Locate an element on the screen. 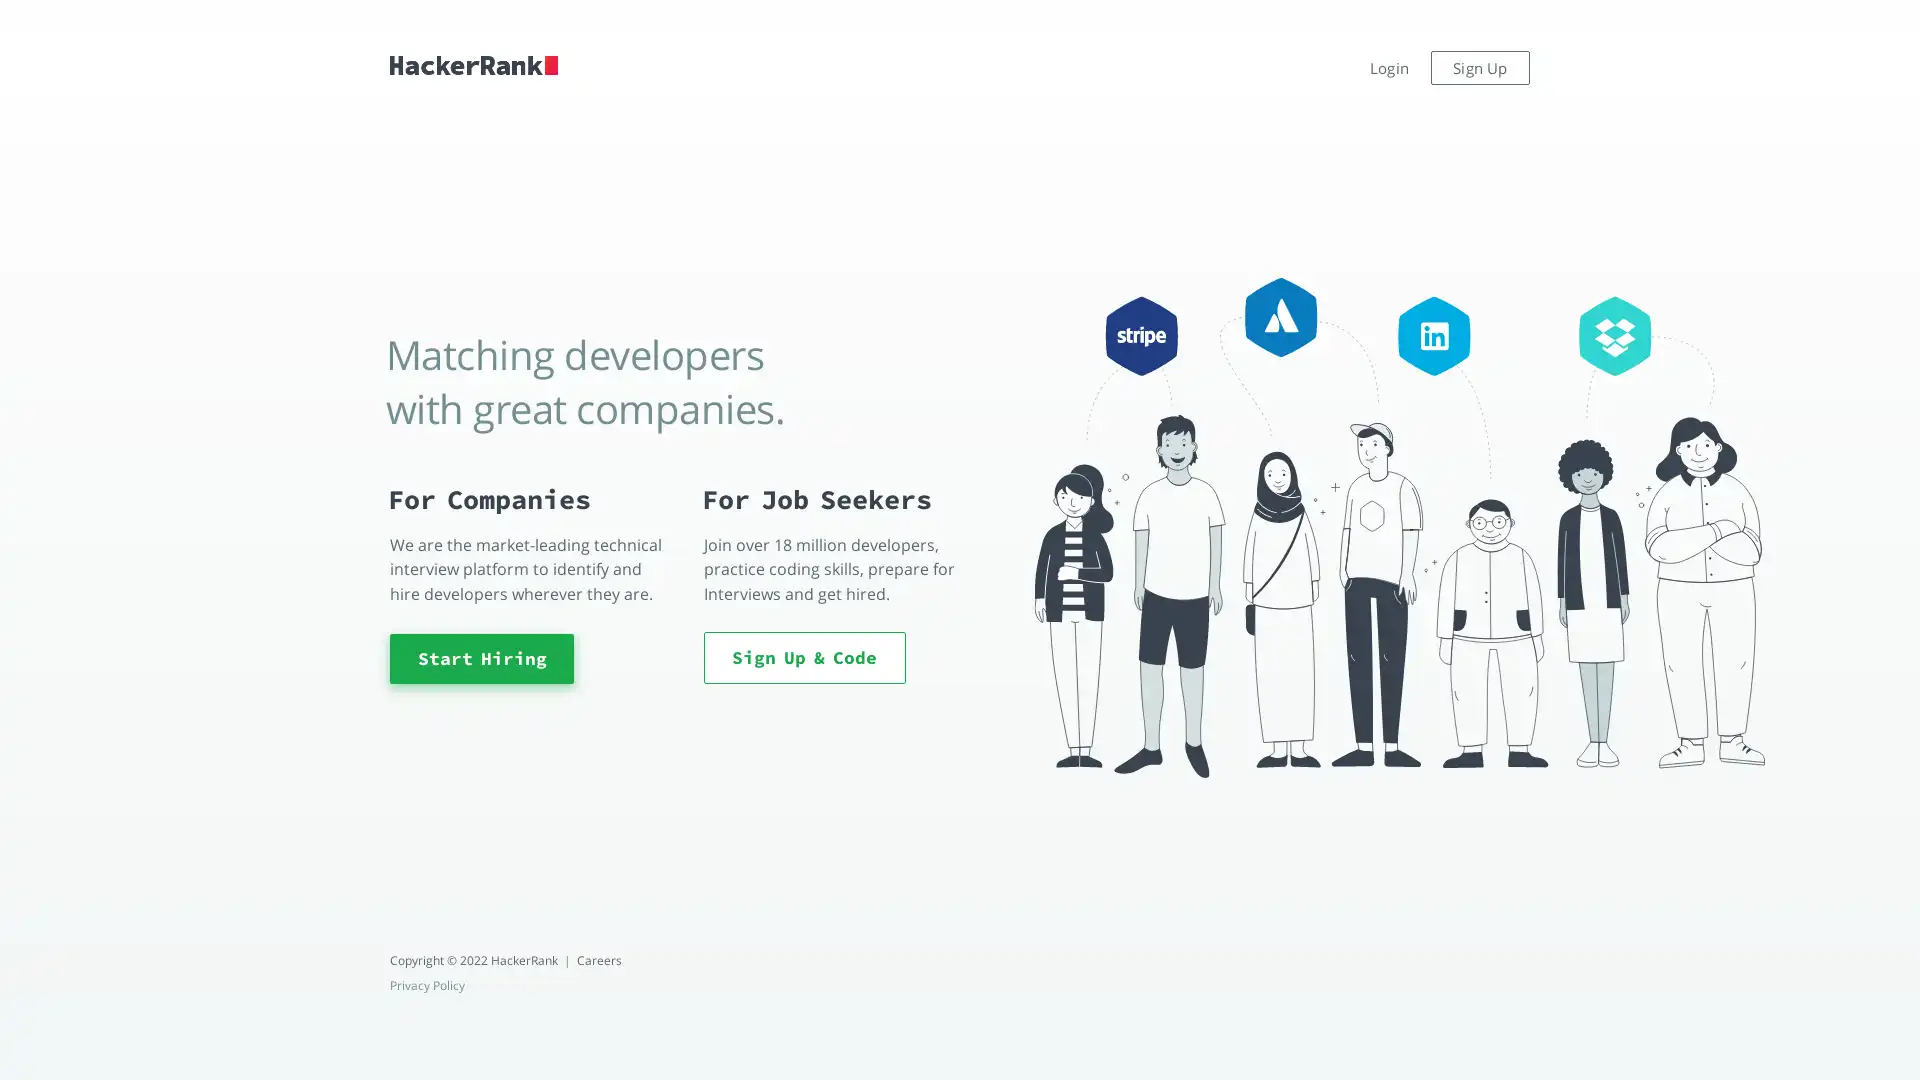 The width and height of the screenshot is (1920, 1080). Sign Up & Code is located at coordinates (804, 656).